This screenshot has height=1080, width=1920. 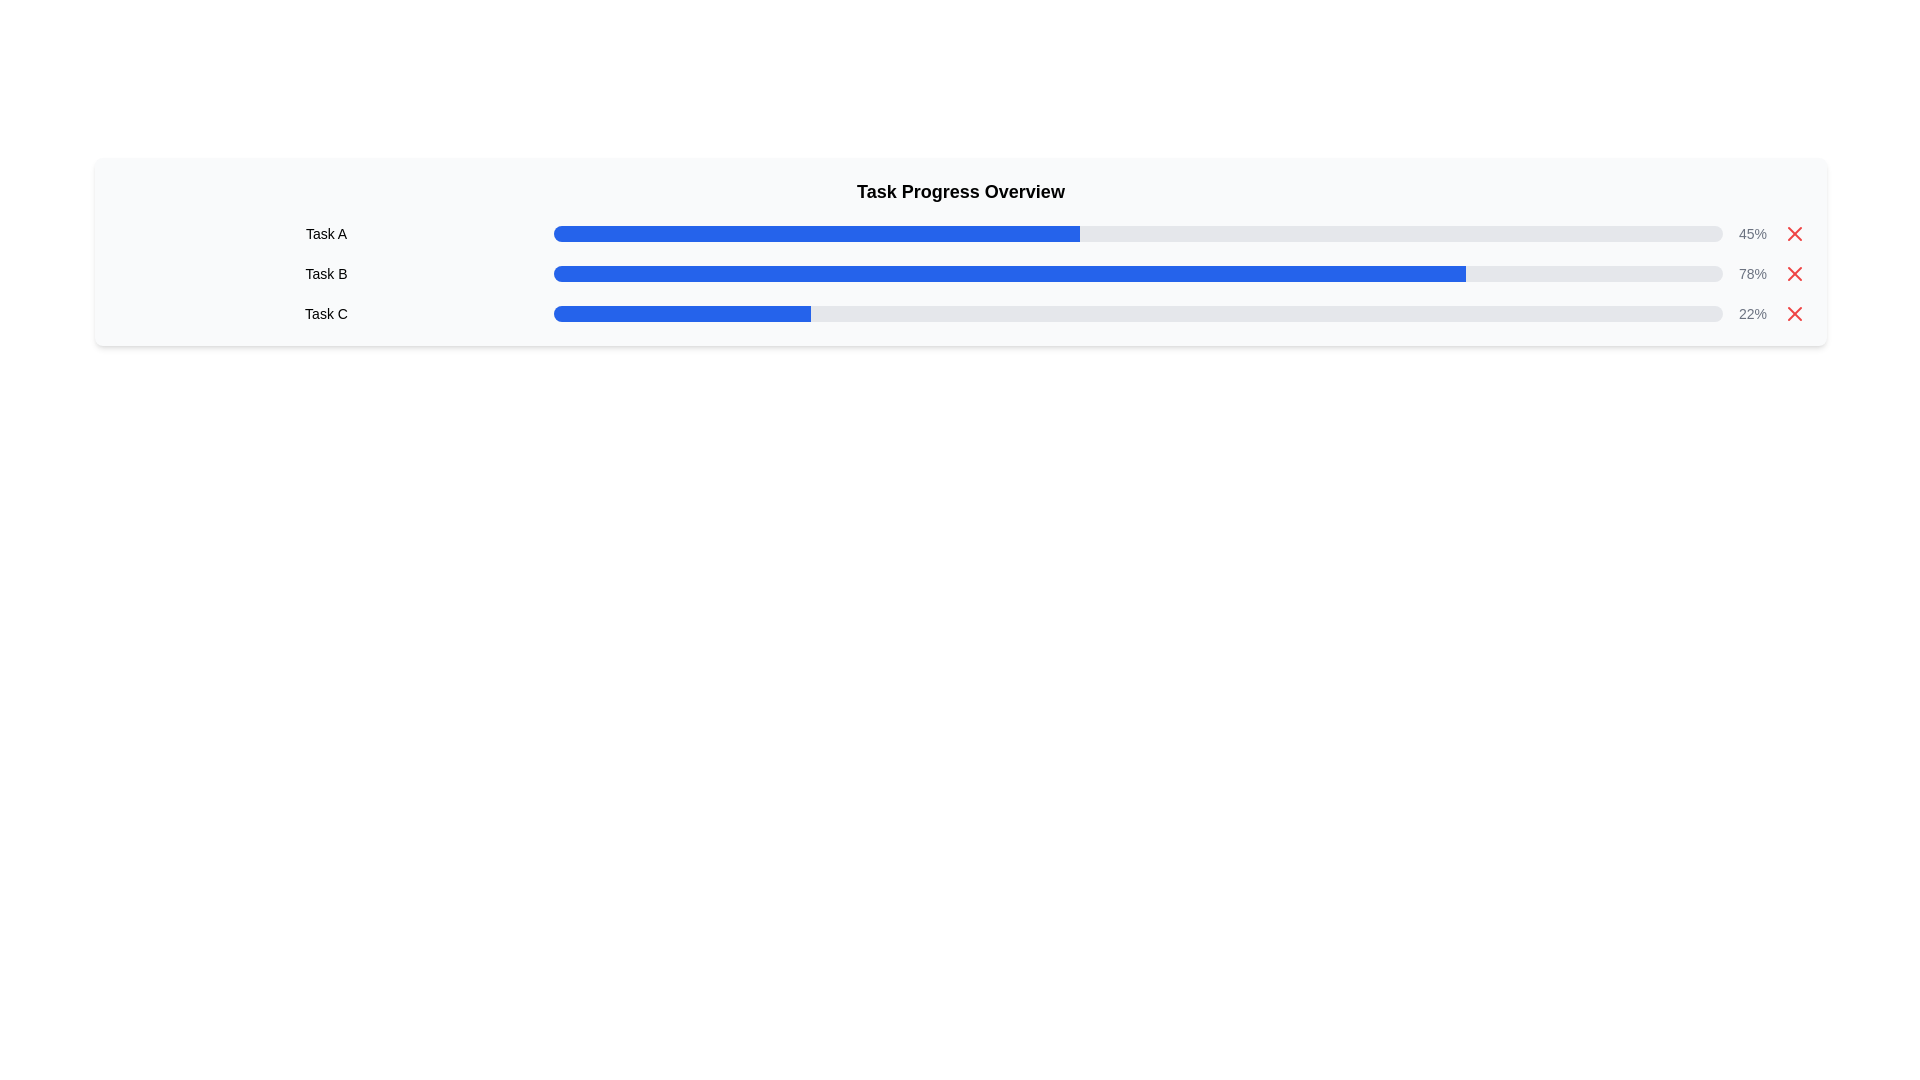 I want to click on the horizontal progress bar corresponding to 'Task B', which has a grey background and a blue segment filling 78% of its width, so click(x=1138, y=273).